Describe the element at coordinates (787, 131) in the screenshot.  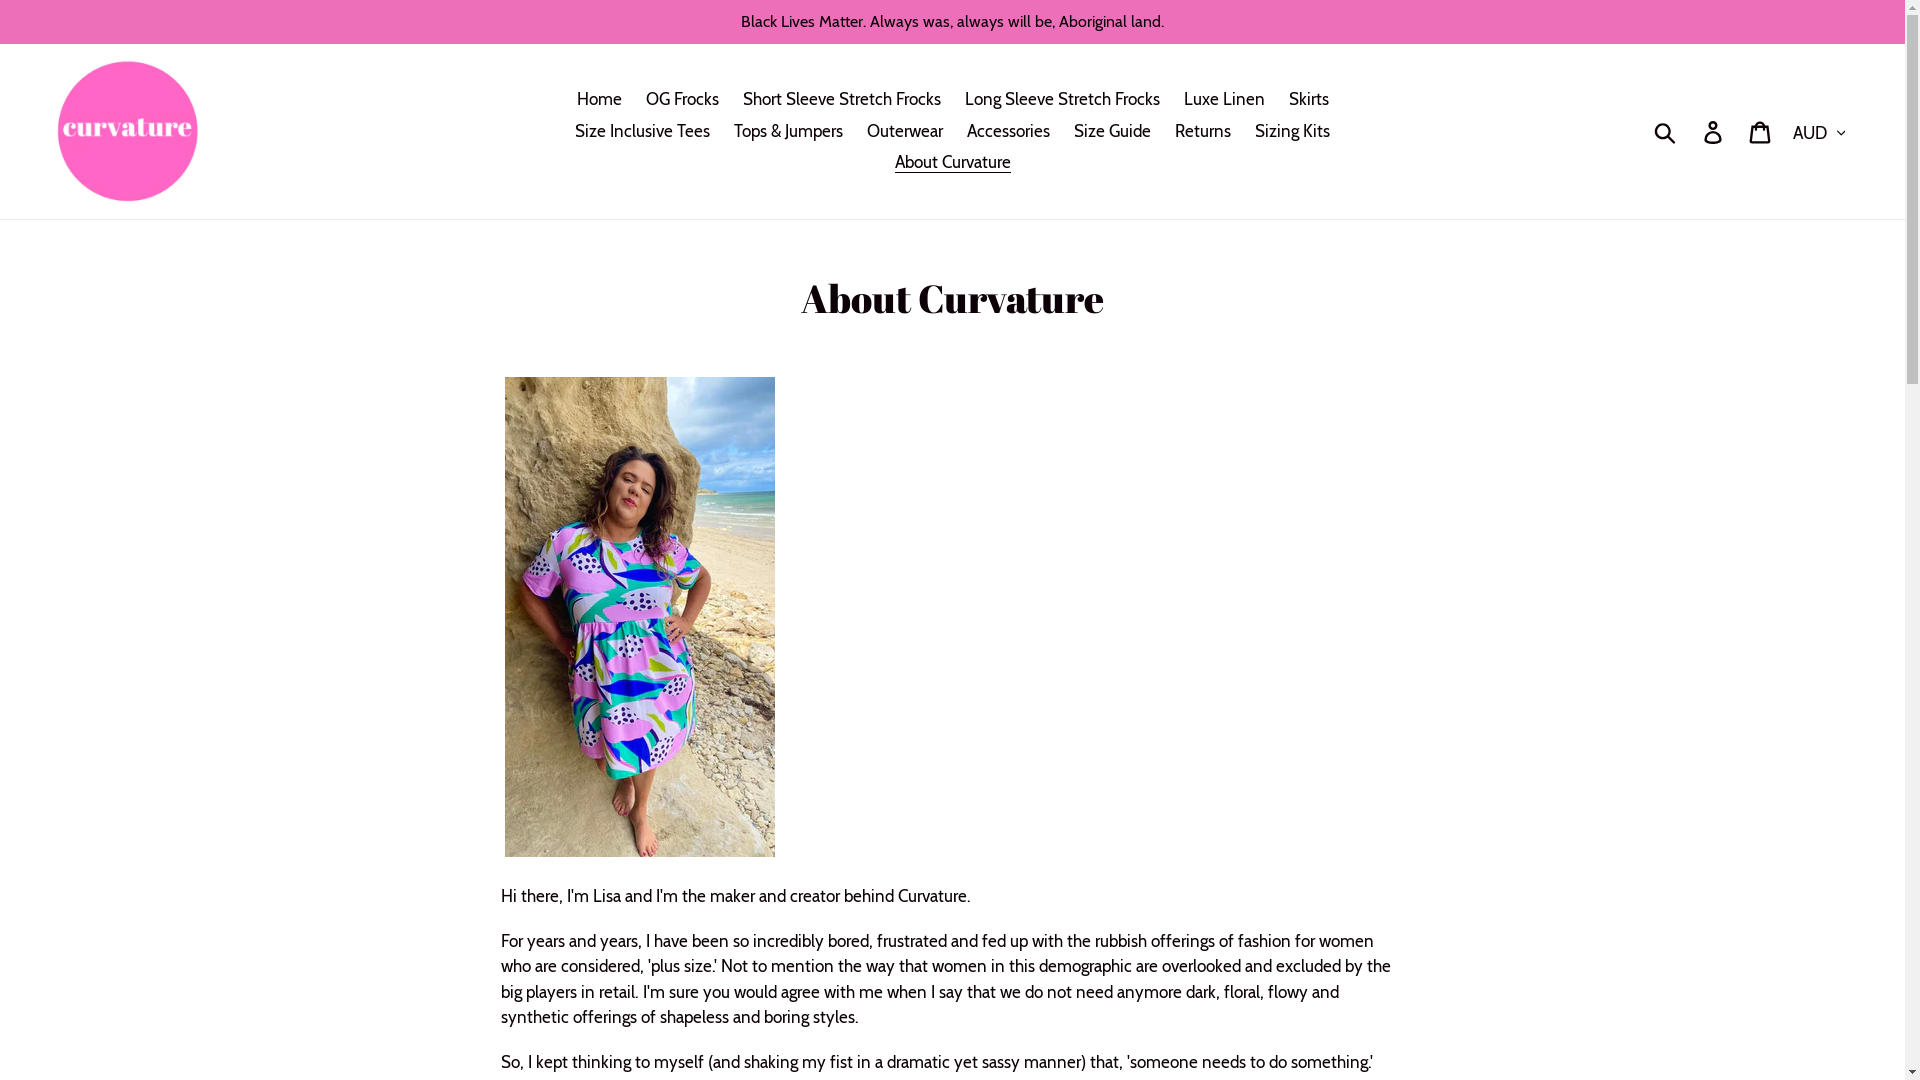
I see `'Tops & Jumpers'` at that location.